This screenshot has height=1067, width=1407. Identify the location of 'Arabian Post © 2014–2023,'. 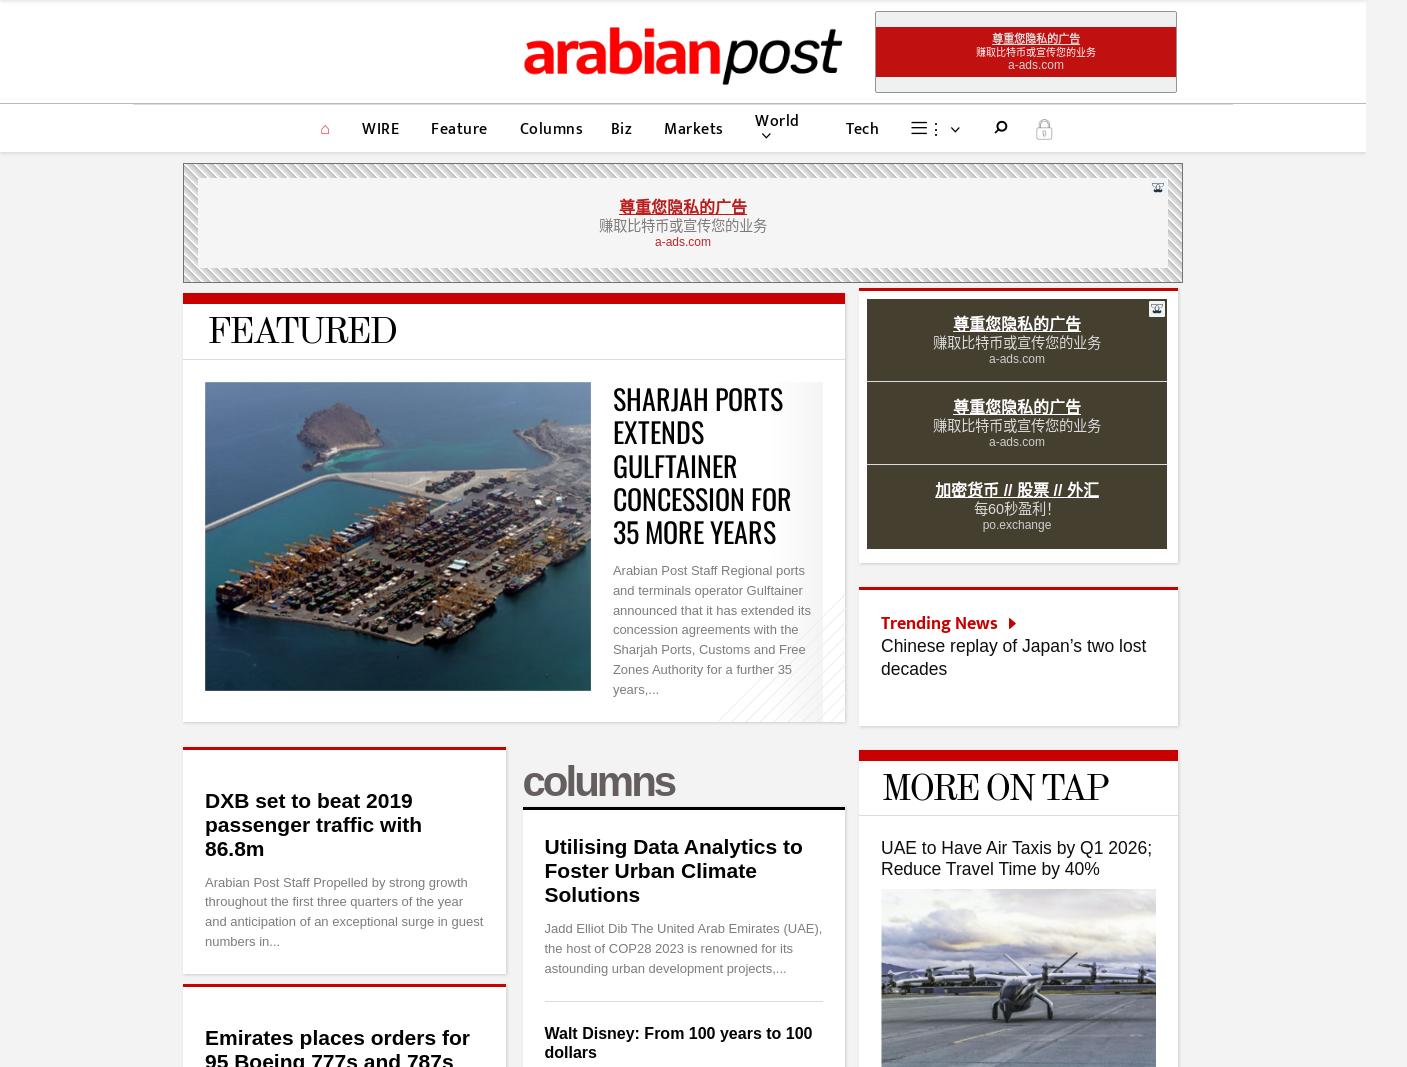
(399, 869).